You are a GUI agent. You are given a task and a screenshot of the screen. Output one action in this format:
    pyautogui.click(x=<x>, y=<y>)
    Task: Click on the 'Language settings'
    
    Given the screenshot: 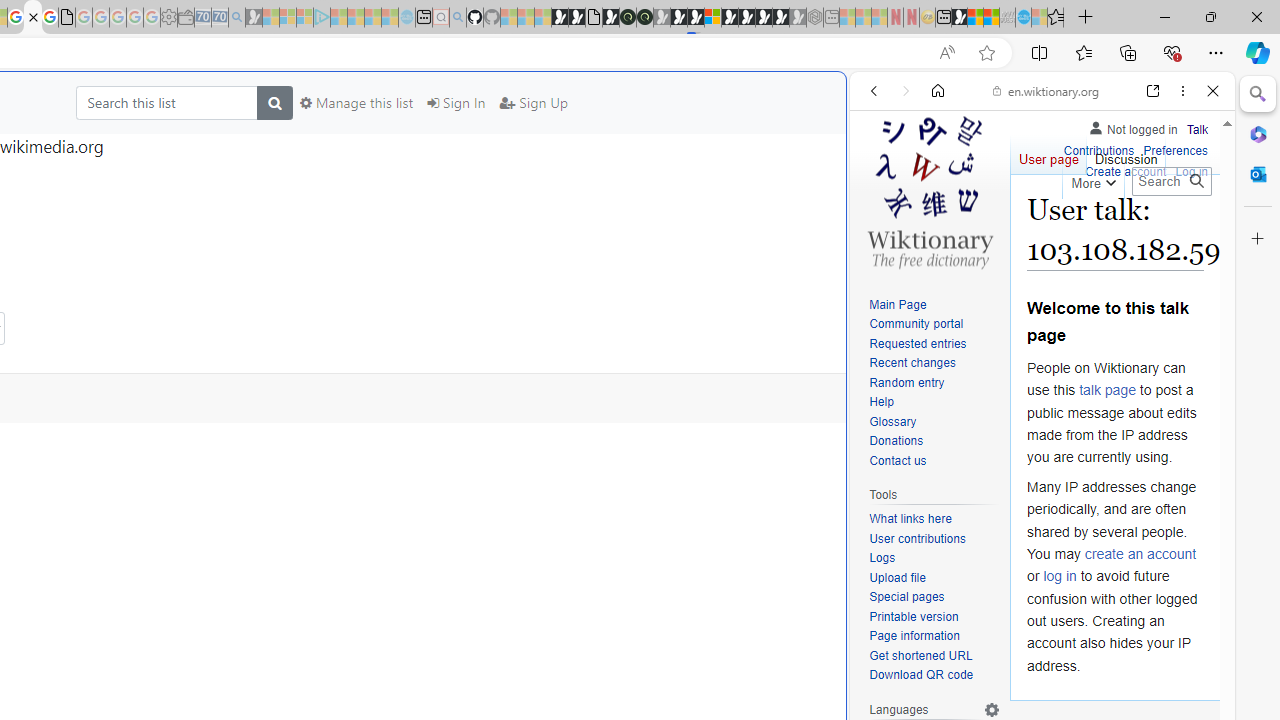 What is the action you would take?
    pyautogui.click(x=992, y=708)
    